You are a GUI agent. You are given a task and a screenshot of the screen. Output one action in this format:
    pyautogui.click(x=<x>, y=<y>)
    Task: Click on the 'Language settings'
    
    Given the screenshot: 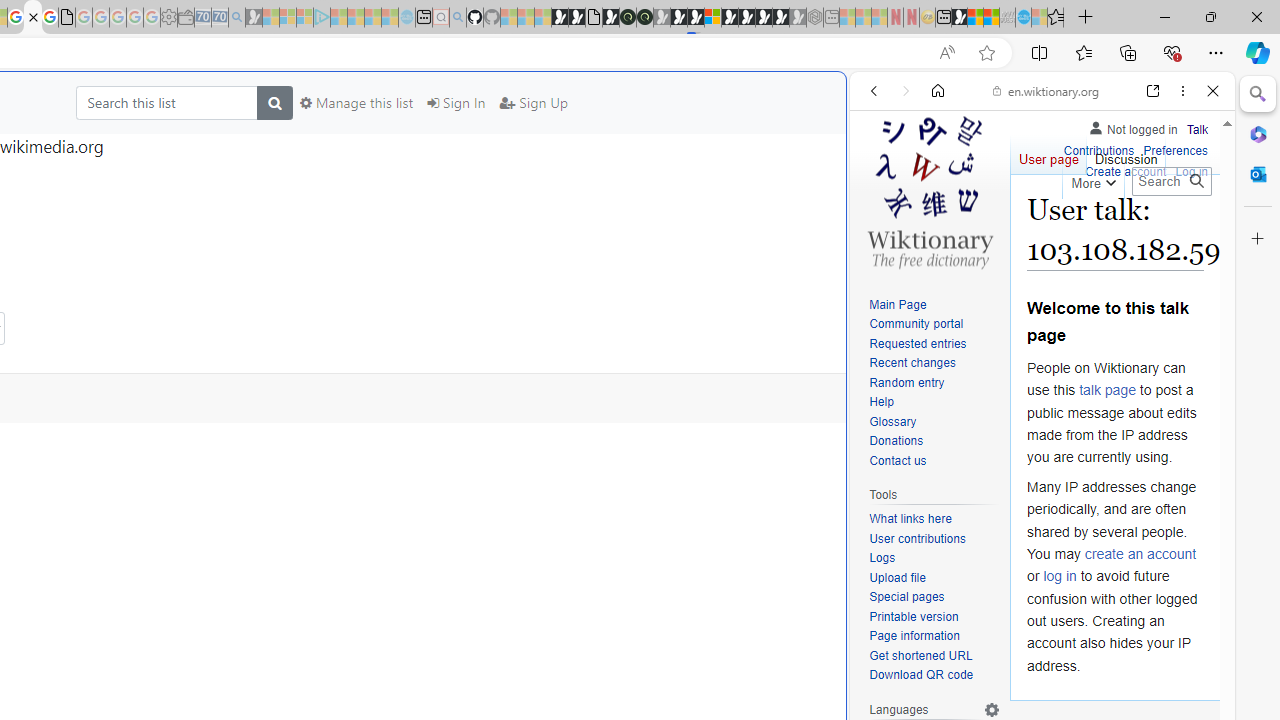 What is the action you would take?
    pyautogui.click(x=992, y=708)
    